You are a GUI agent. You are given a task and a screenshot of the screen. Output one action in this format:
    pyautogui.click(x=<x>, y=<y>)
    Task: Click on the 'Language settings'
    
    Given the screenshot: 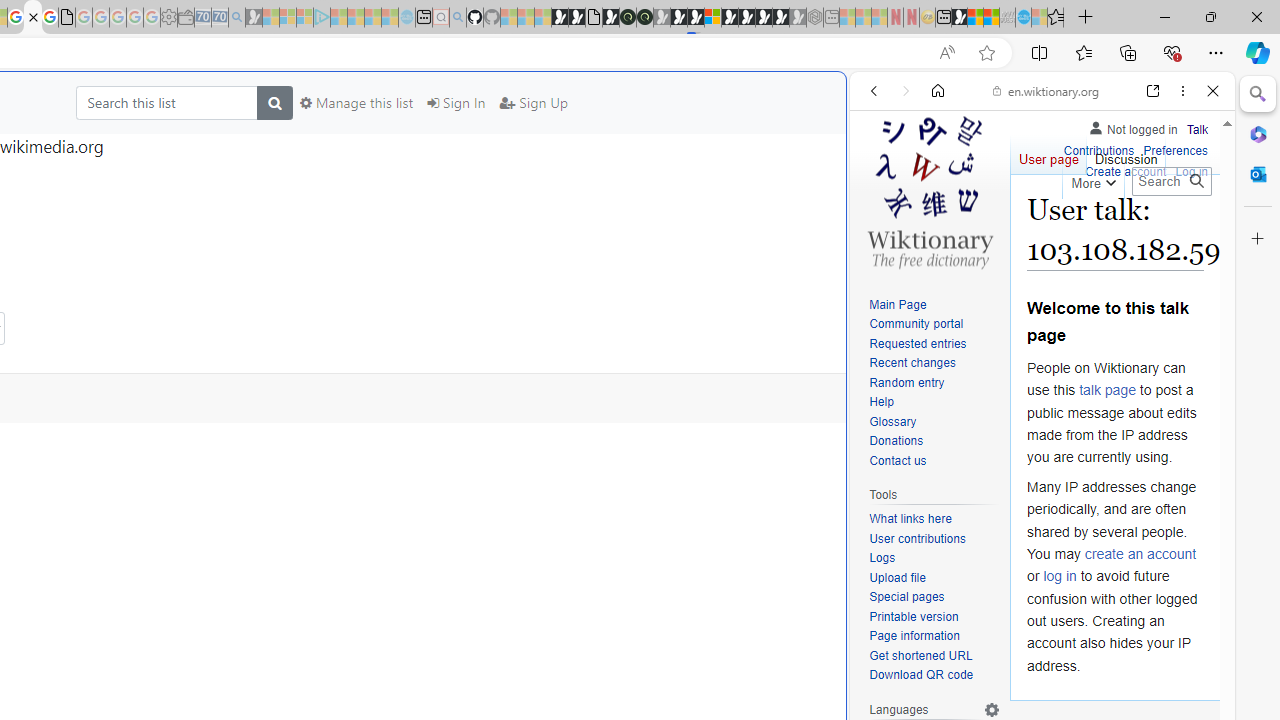 What is the action you would take?
    pyautogui.click(x=992, y=708)
    